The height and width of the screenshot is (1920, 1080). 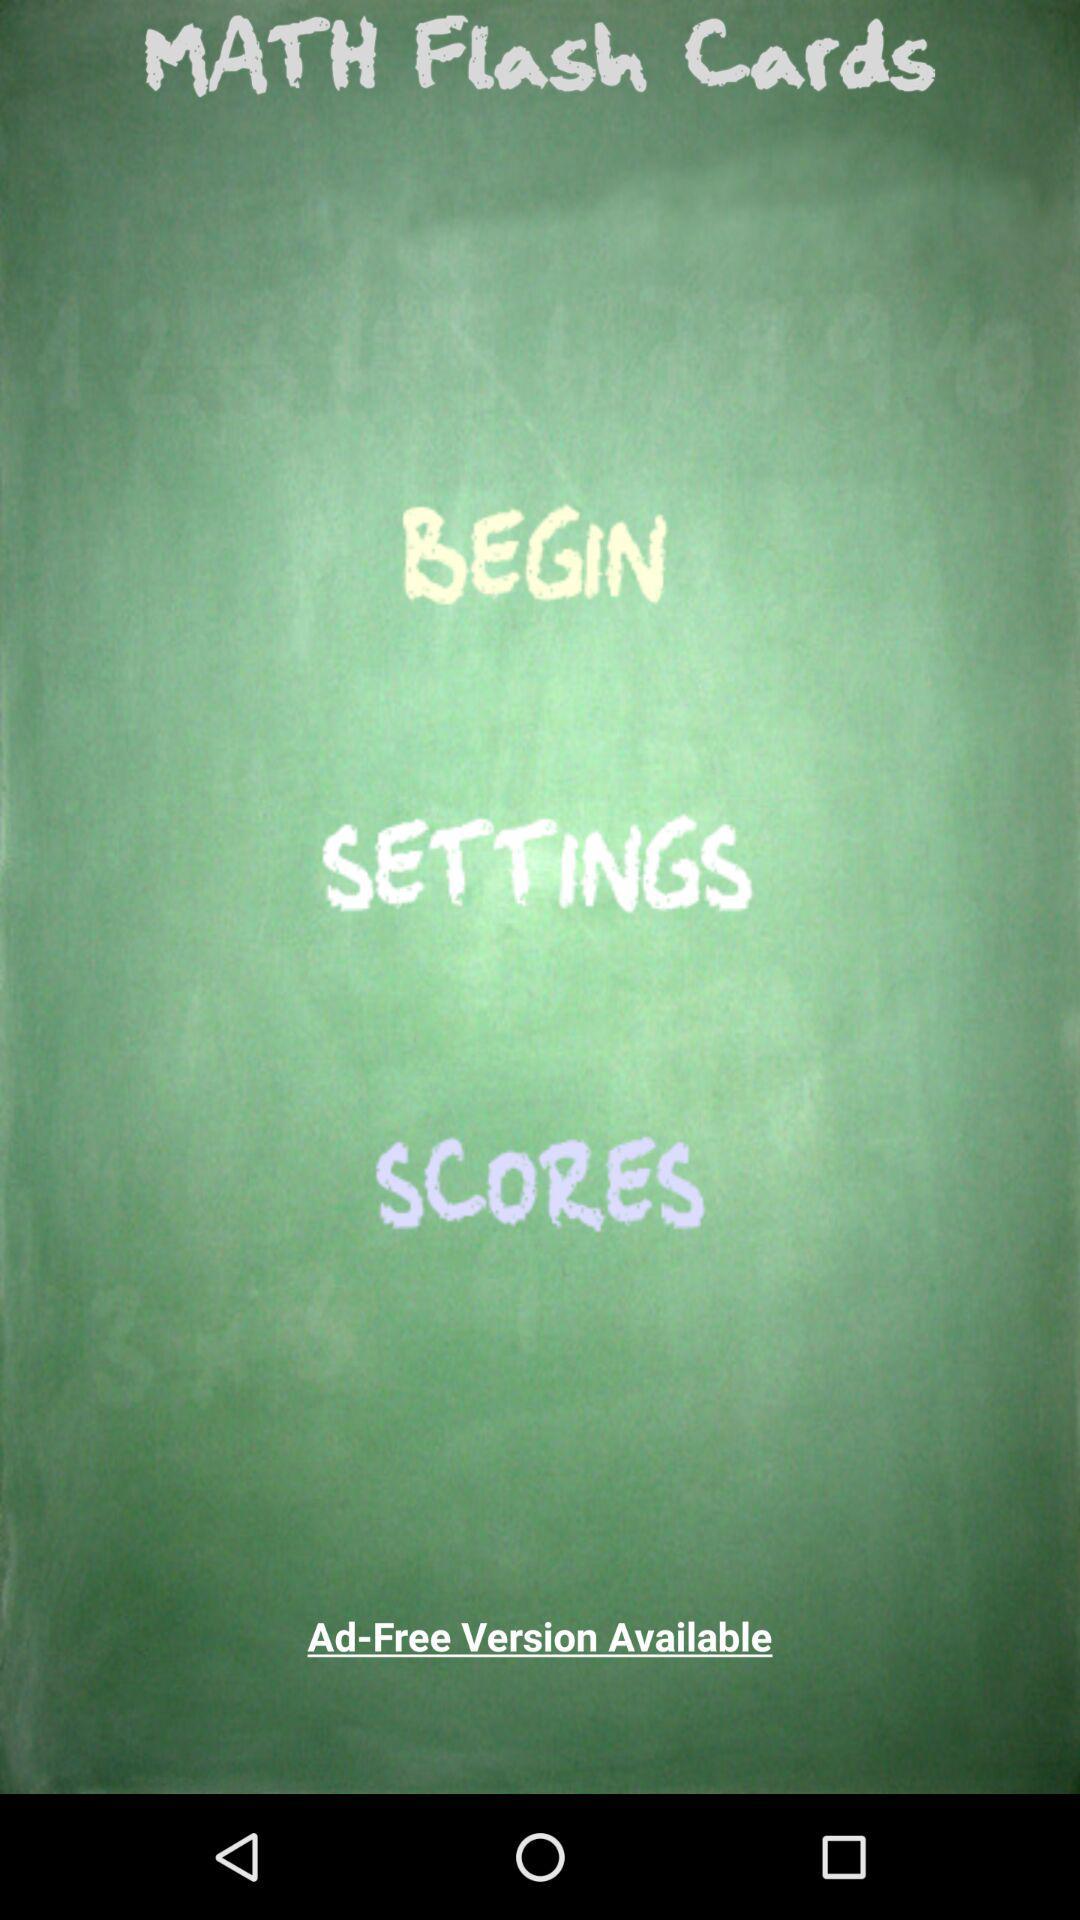 I want to click on the ad free version, so click(x=540, y=1636).